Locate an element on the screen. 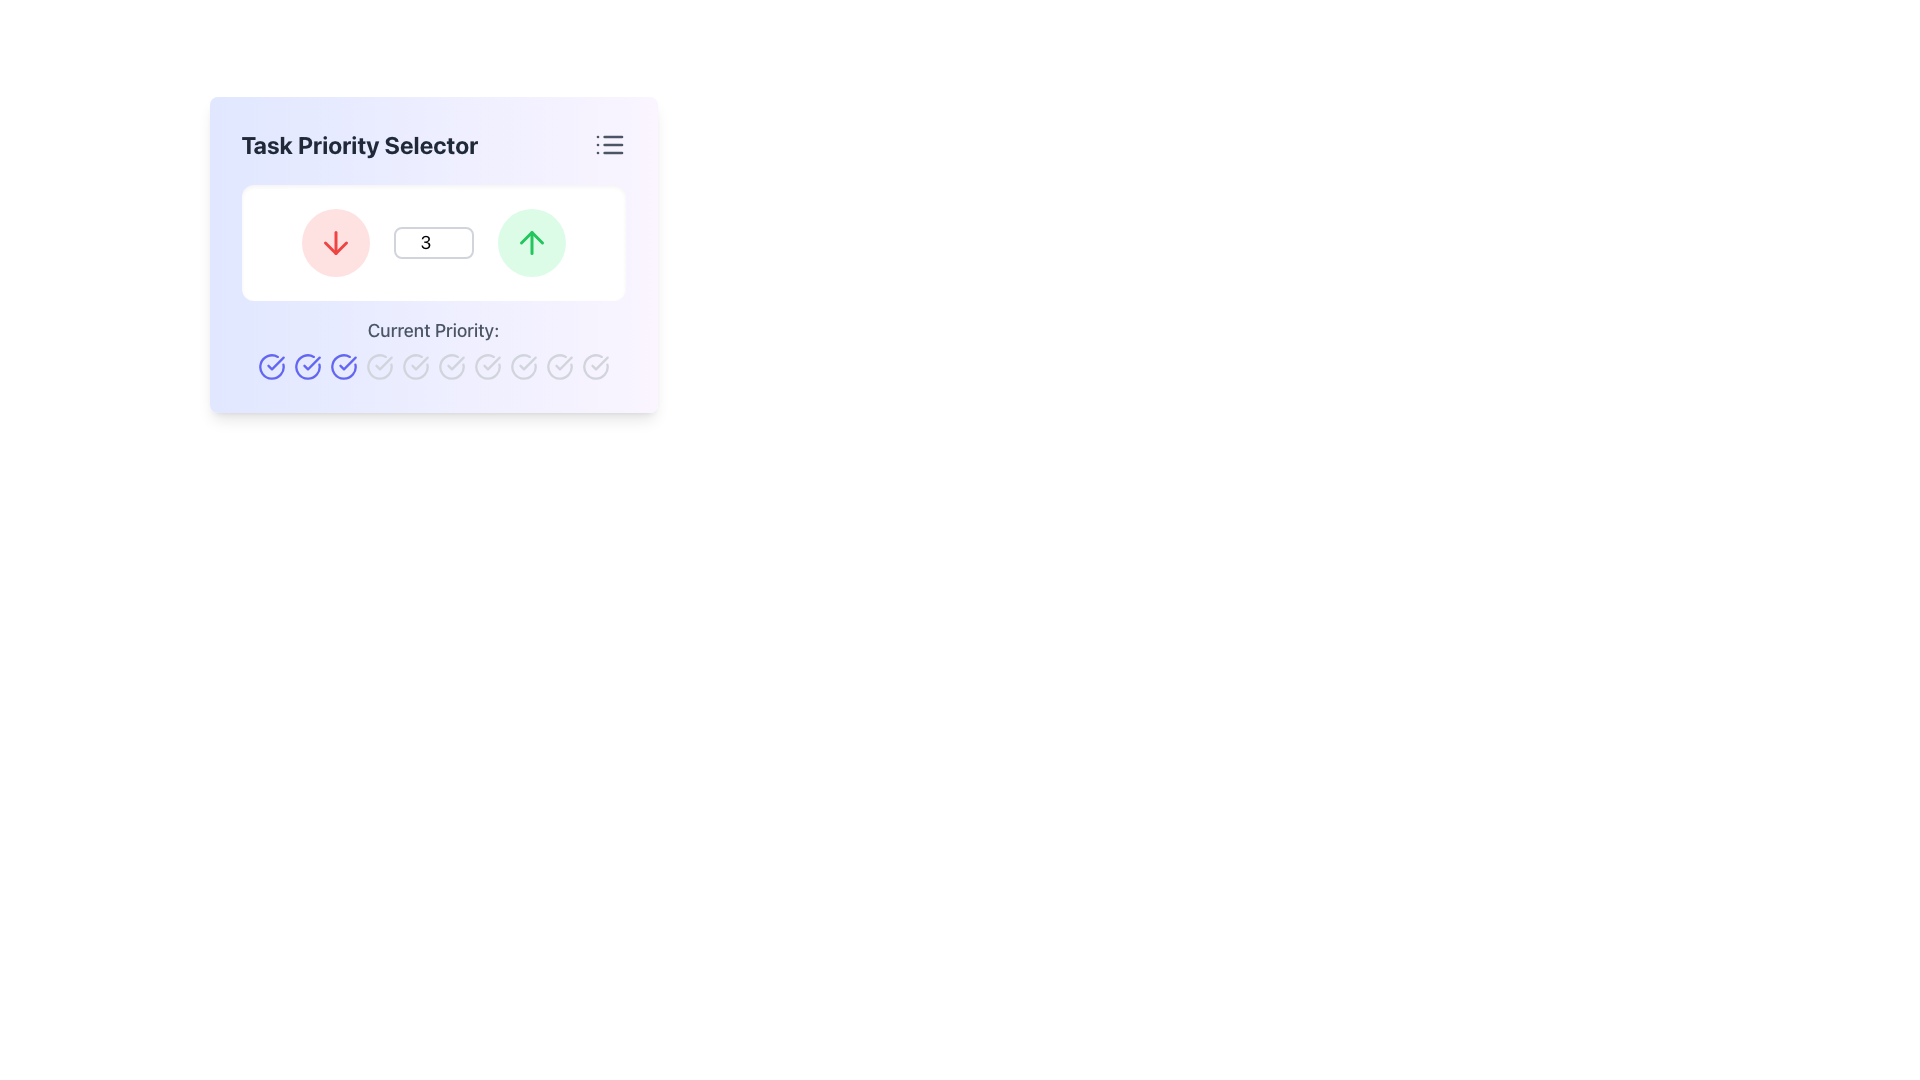 The width and height of the screenshot is (1920, 1080). the fourth circular status indicator icon located below the 'Current Priority:' text is located at coordinates (432, 366).